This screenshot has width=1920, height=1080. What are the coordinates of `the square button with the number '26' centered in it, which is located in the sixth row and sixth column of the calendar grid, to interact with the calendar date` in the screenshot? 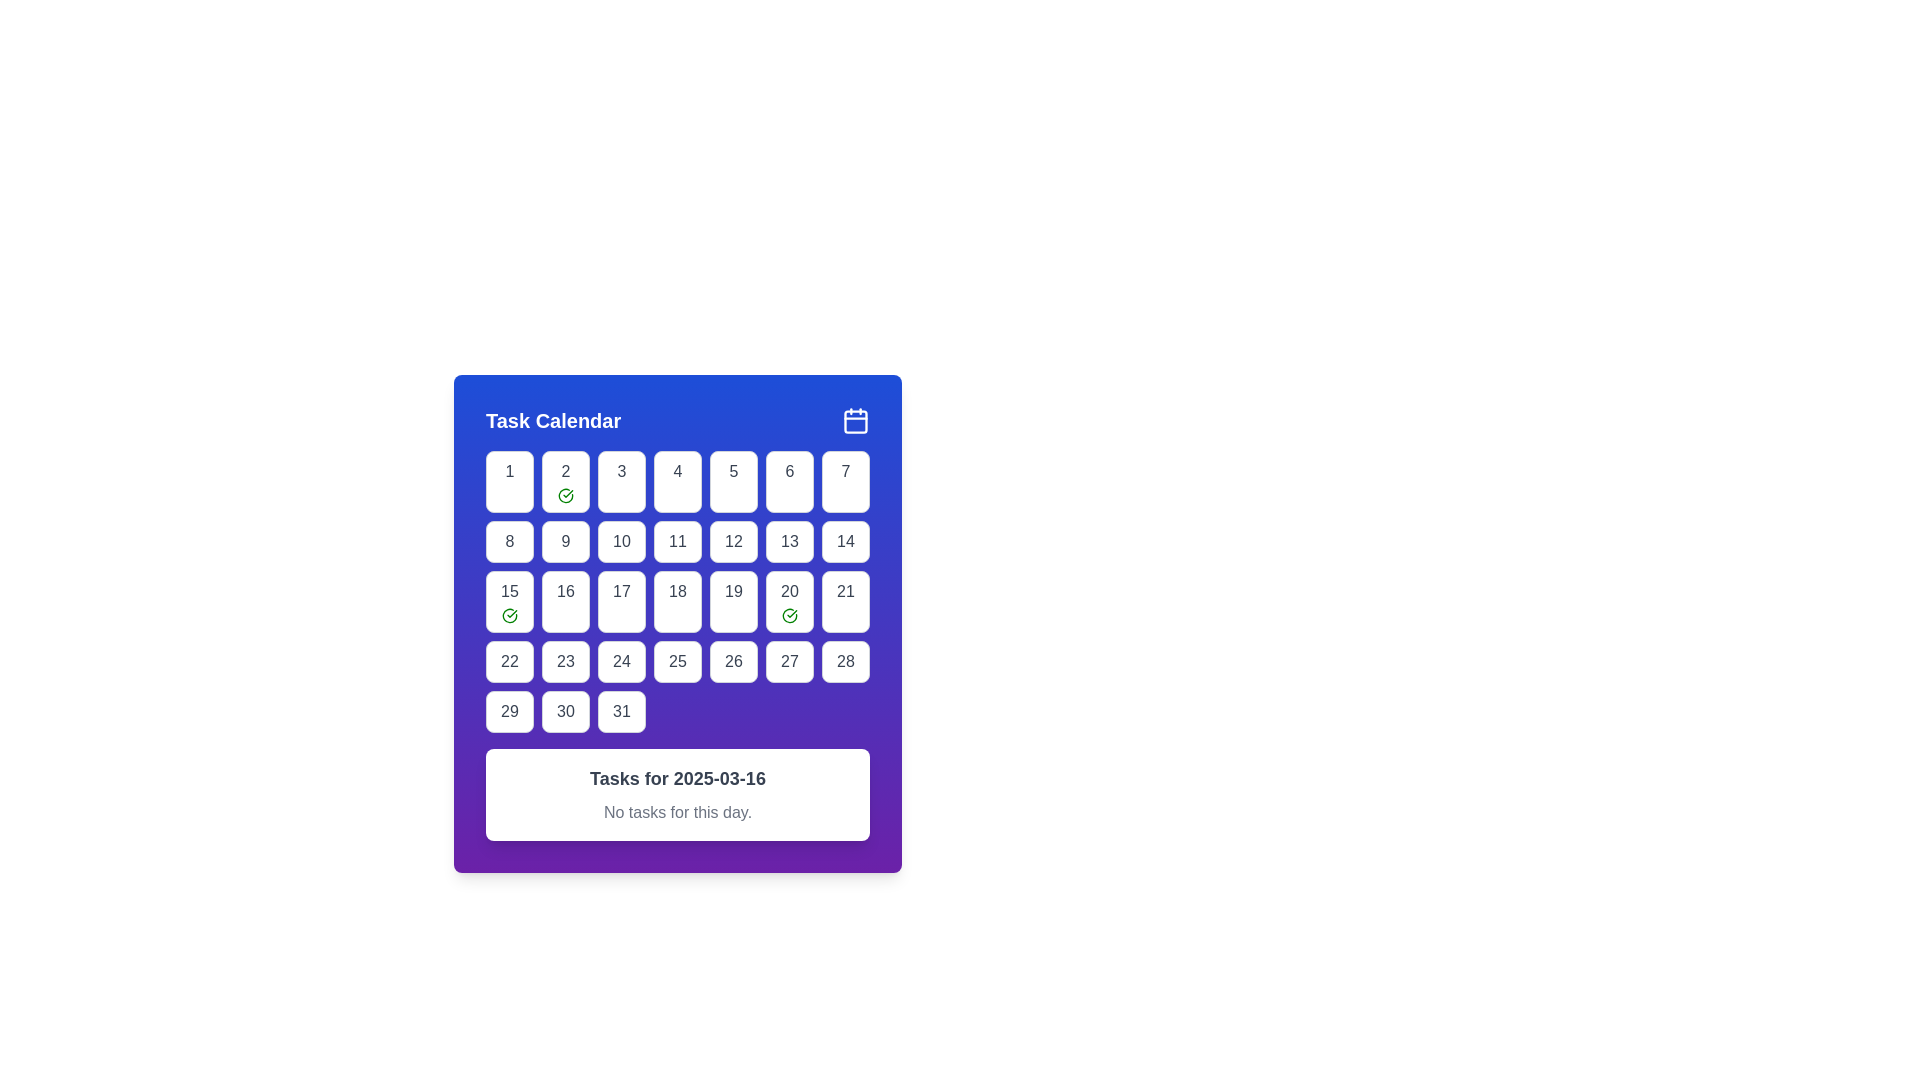 It's located at (733, 662).